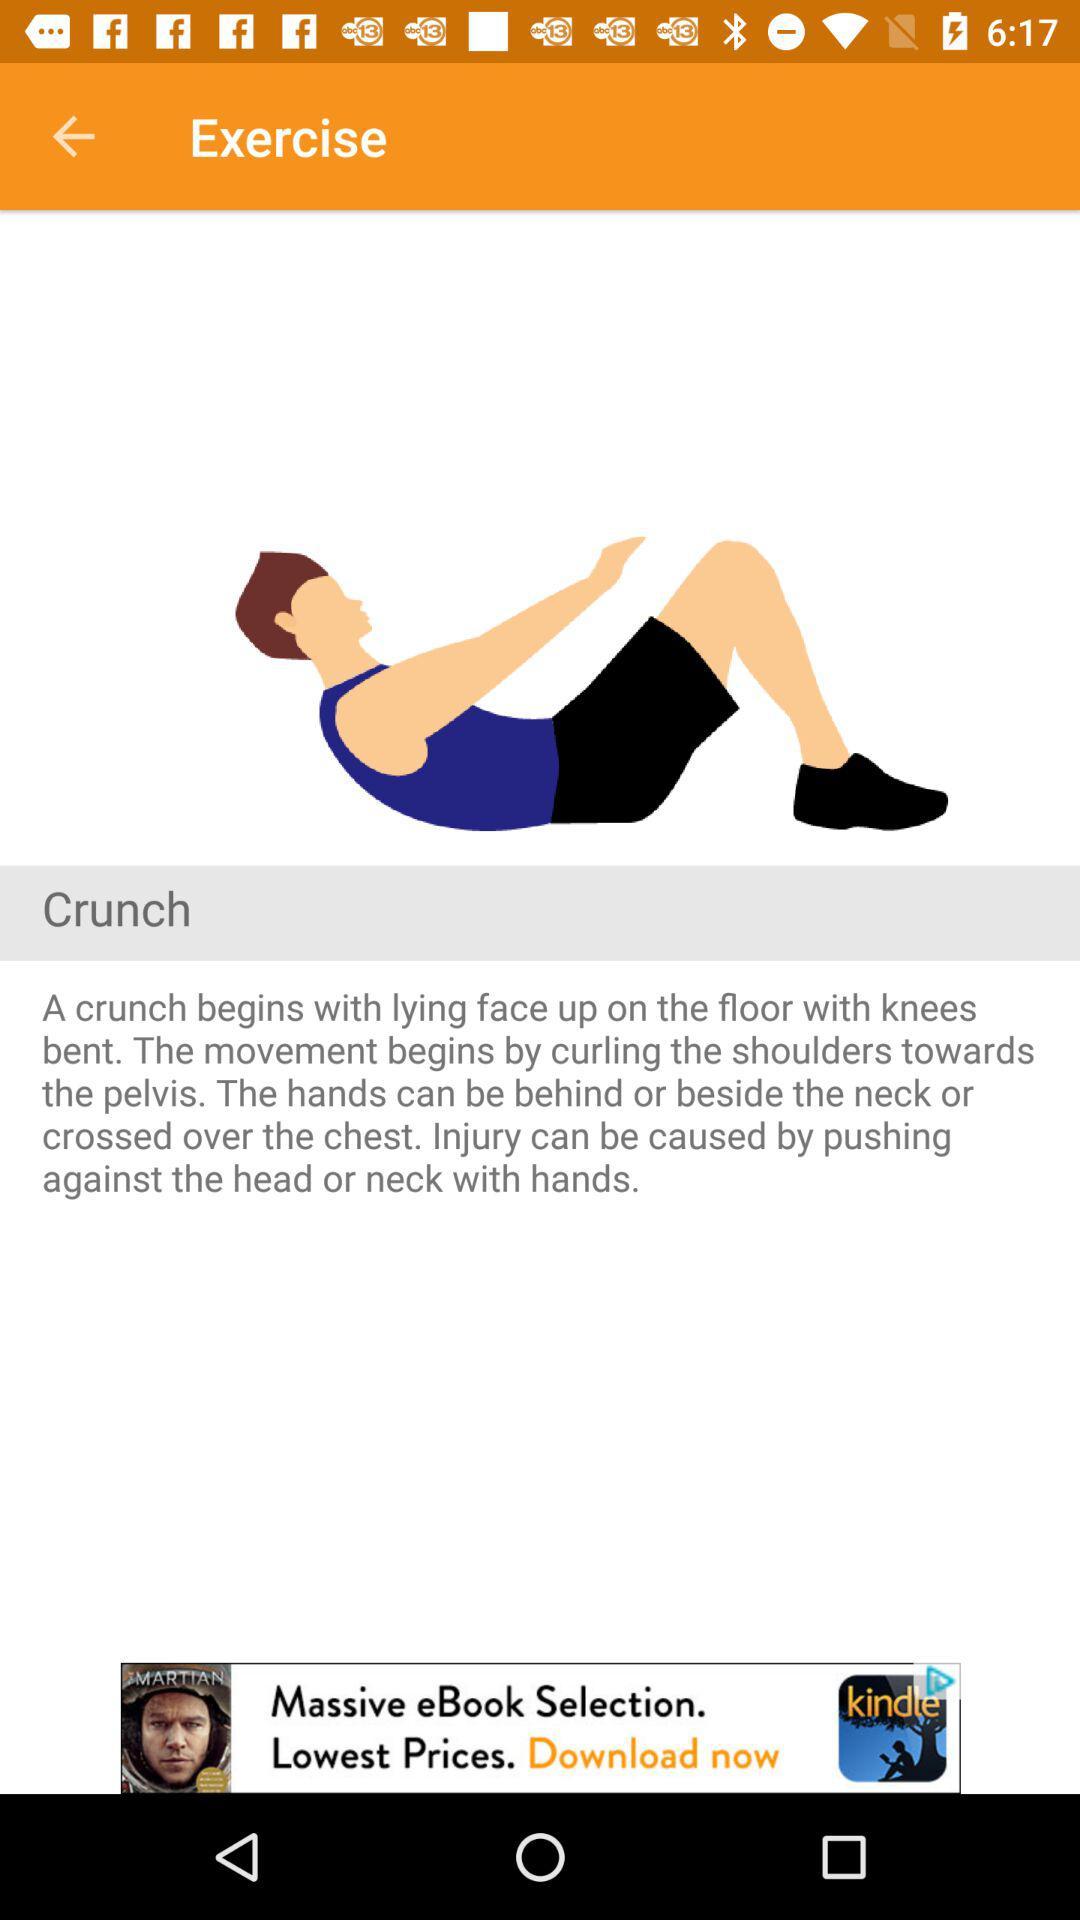 The image size is (1080, 1920). Describe the element at coordinates (540, 1727) in the screenshot. I see `open advertisement` at that location.